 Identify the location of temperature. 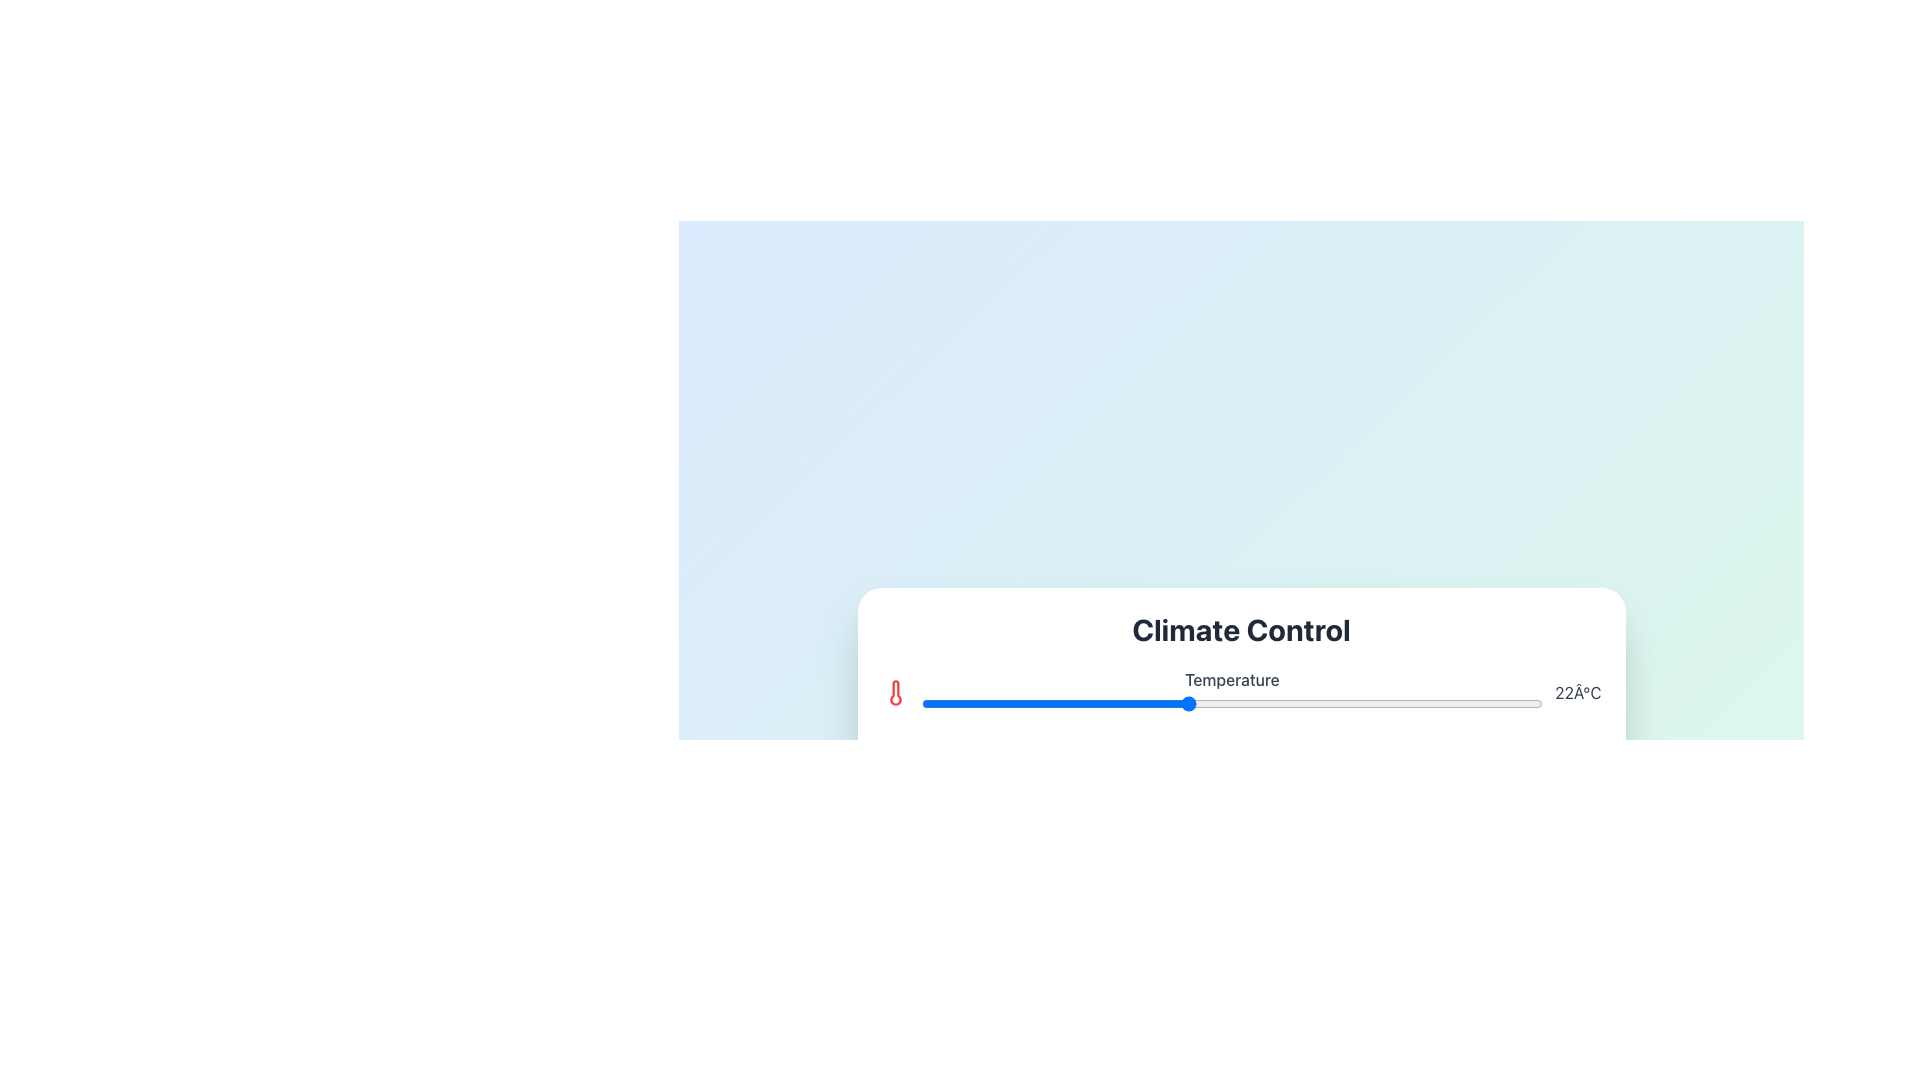
(1187, 703).